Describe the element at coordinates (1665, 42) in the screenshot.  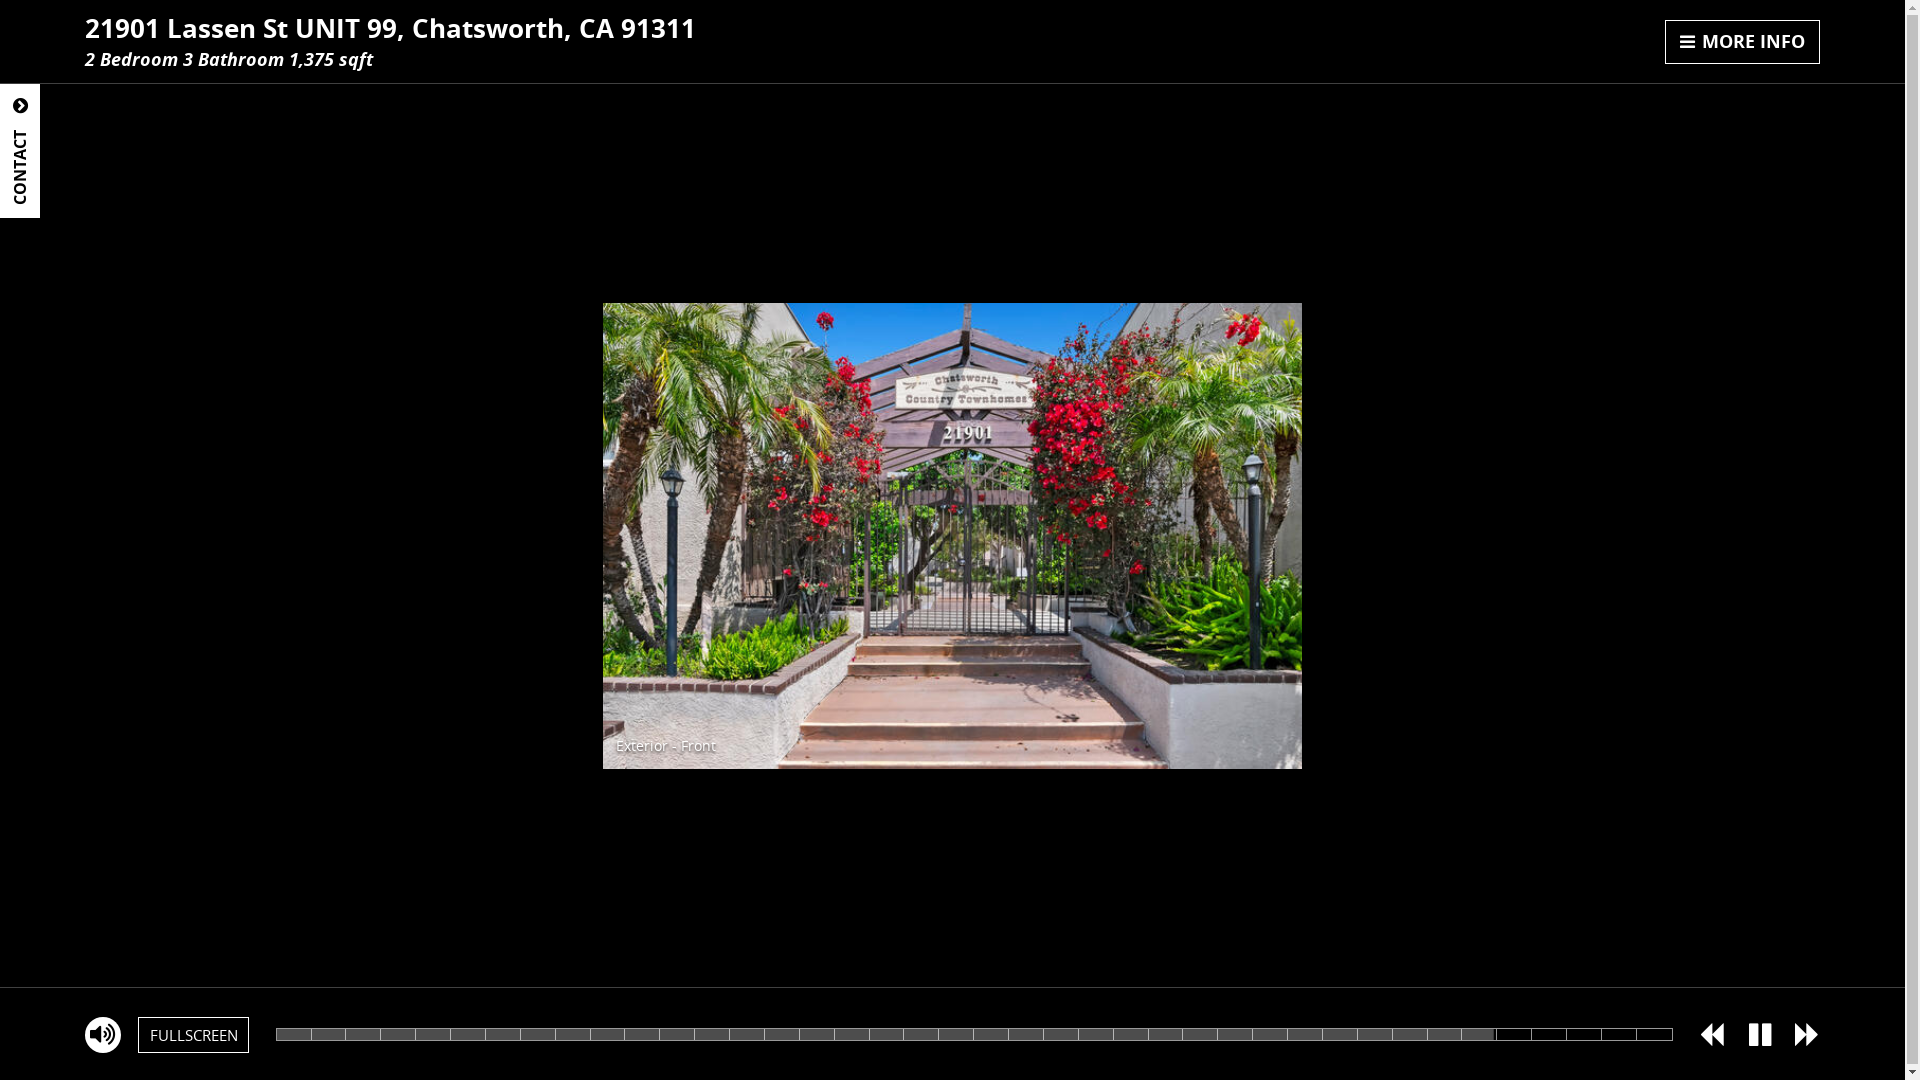
I see `'MORE INFO'` at that location.